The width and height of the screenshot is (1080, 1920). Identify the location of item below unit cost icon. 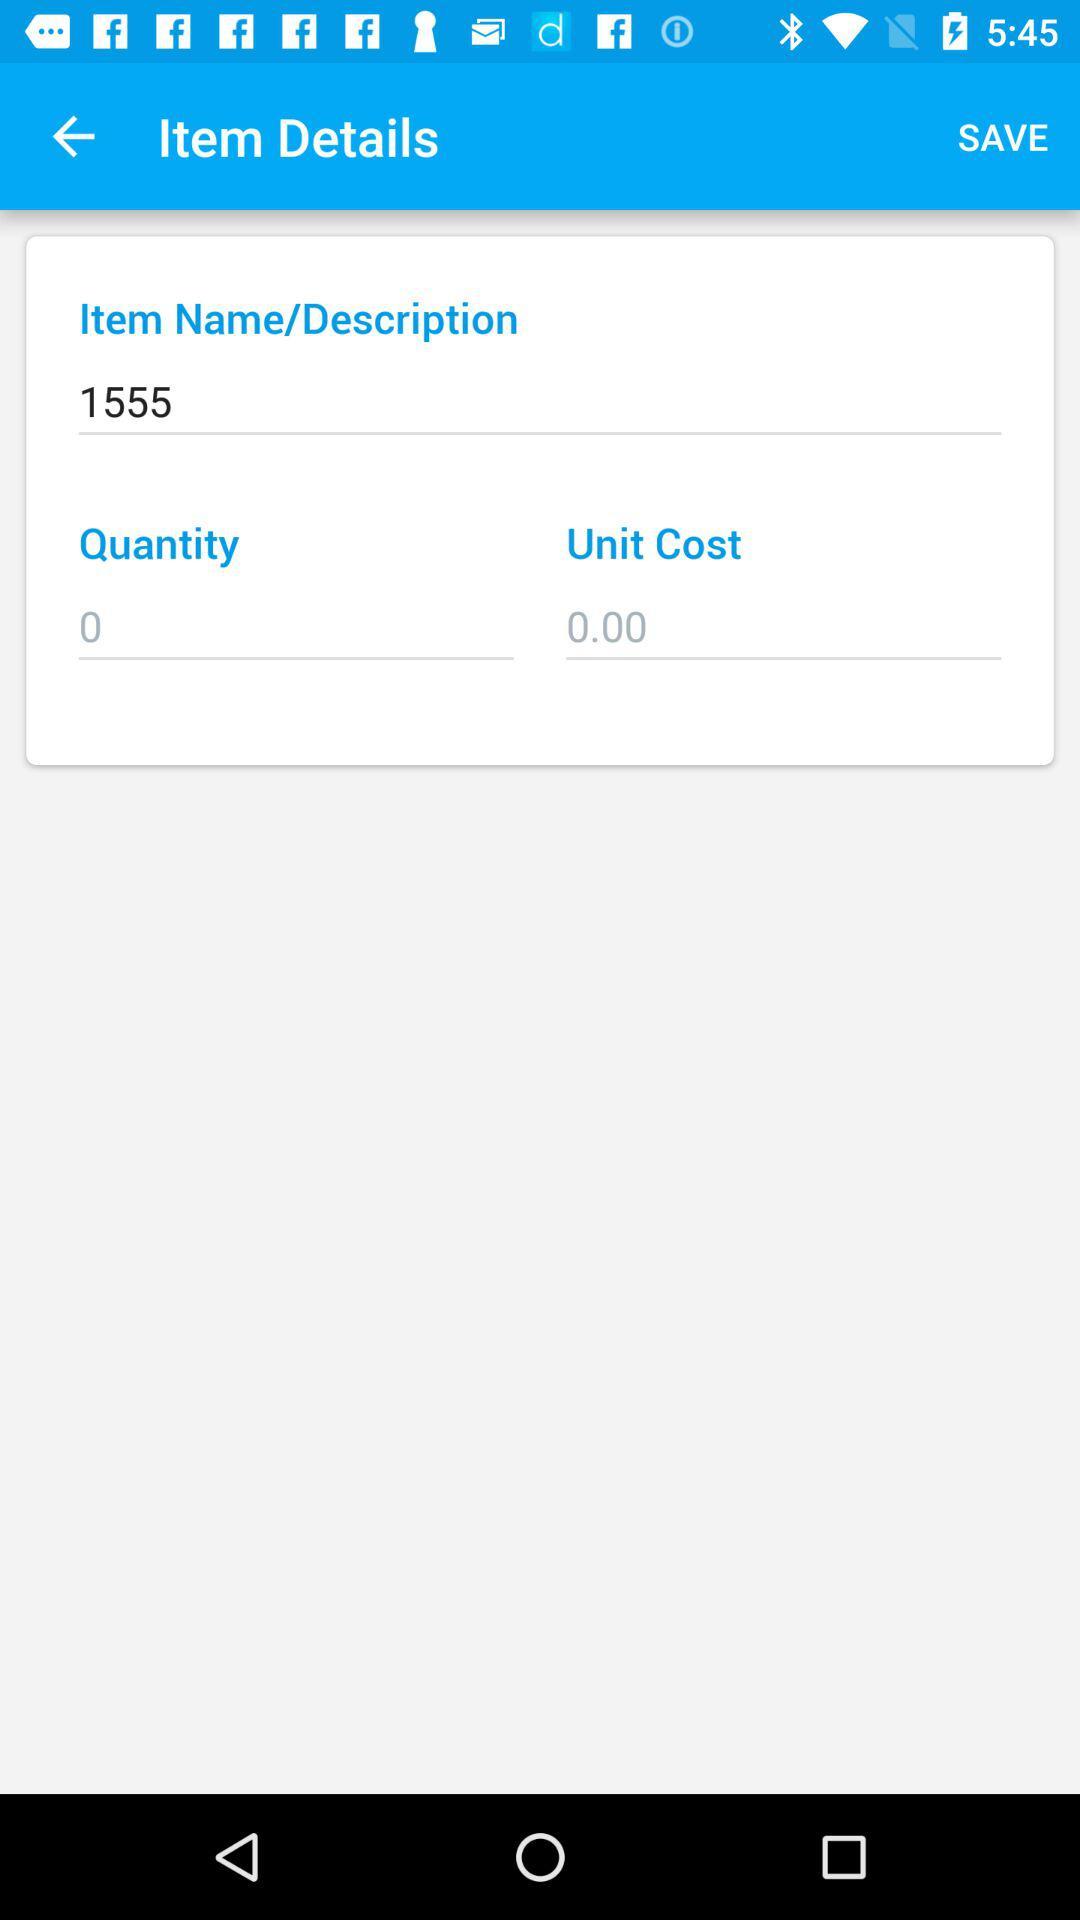
(782, 611).